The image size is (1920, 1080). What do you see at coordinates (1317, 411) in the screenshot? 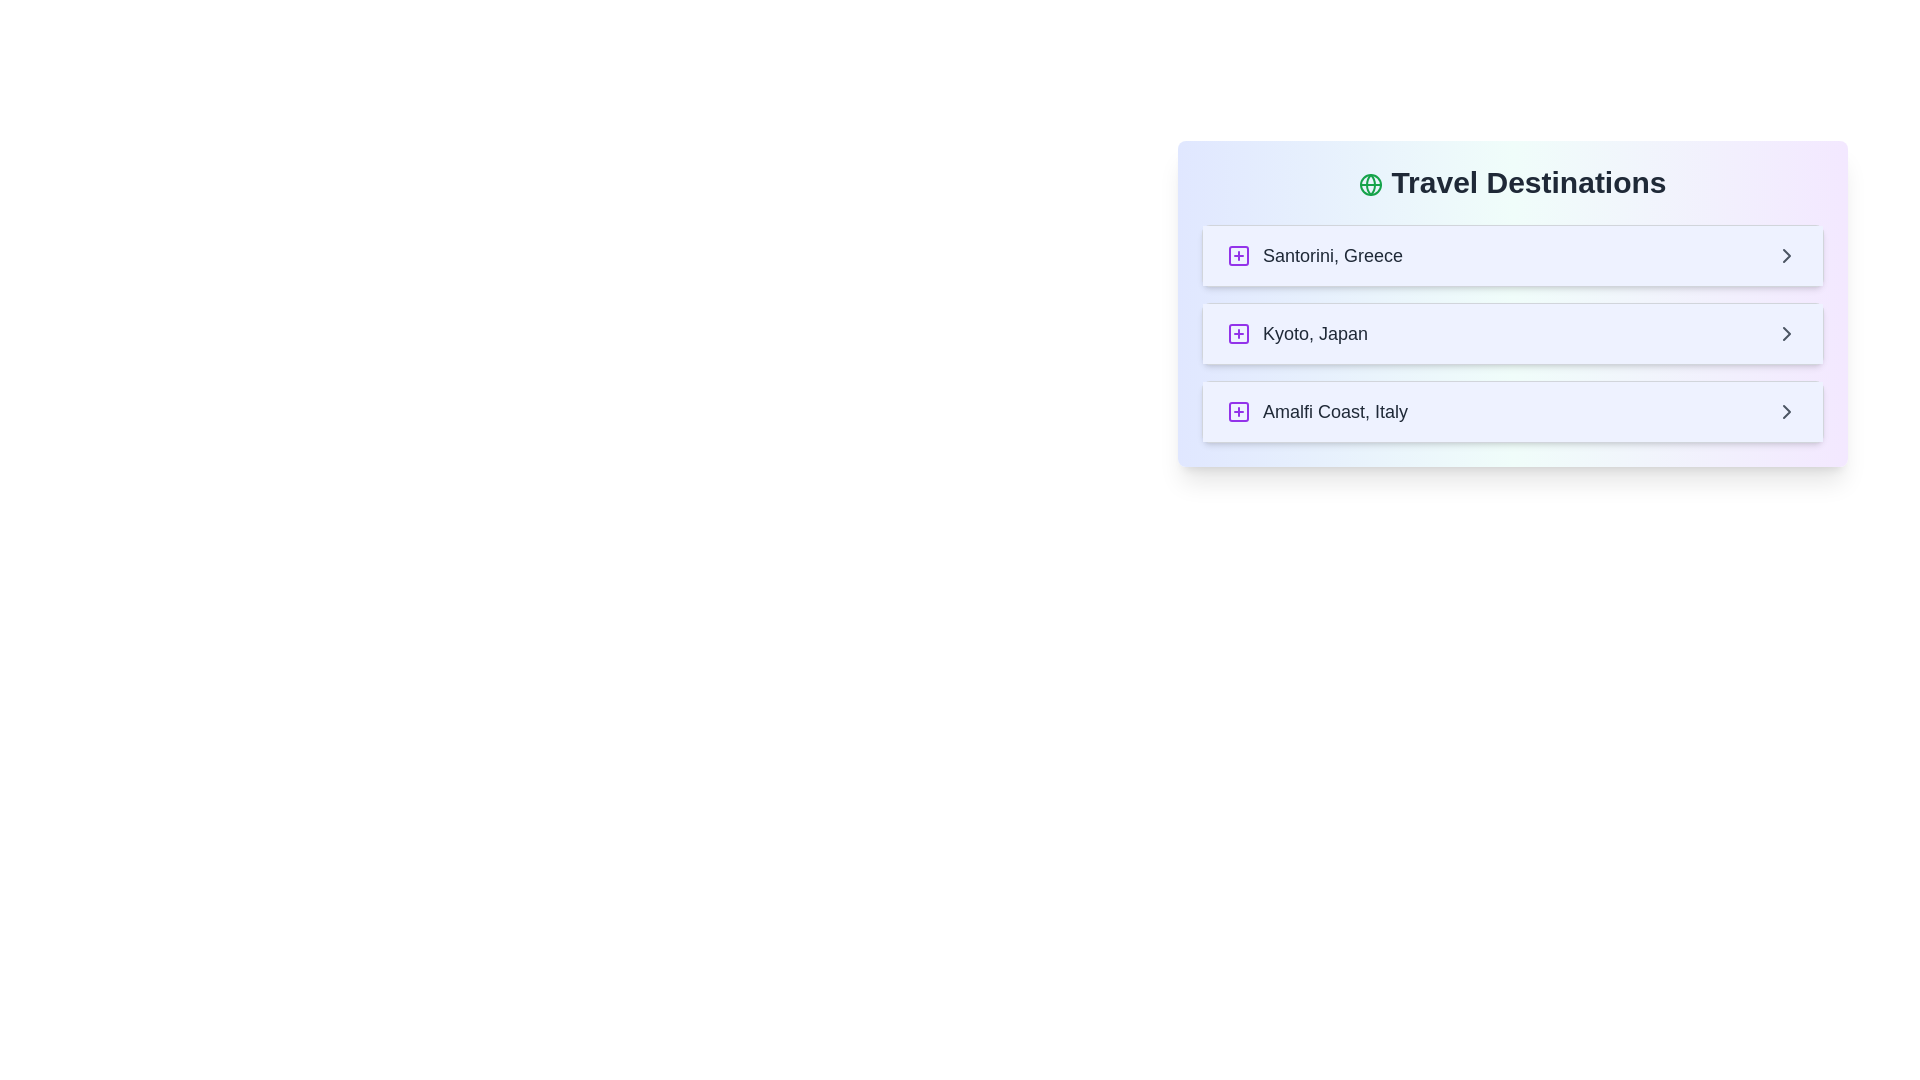
I see `the text label displaying 'Amalfi Coast, Italy' which is positioned to the right of a purple square-plus icon in the bottom row of the destination list` at bounding box center [1317, 411].